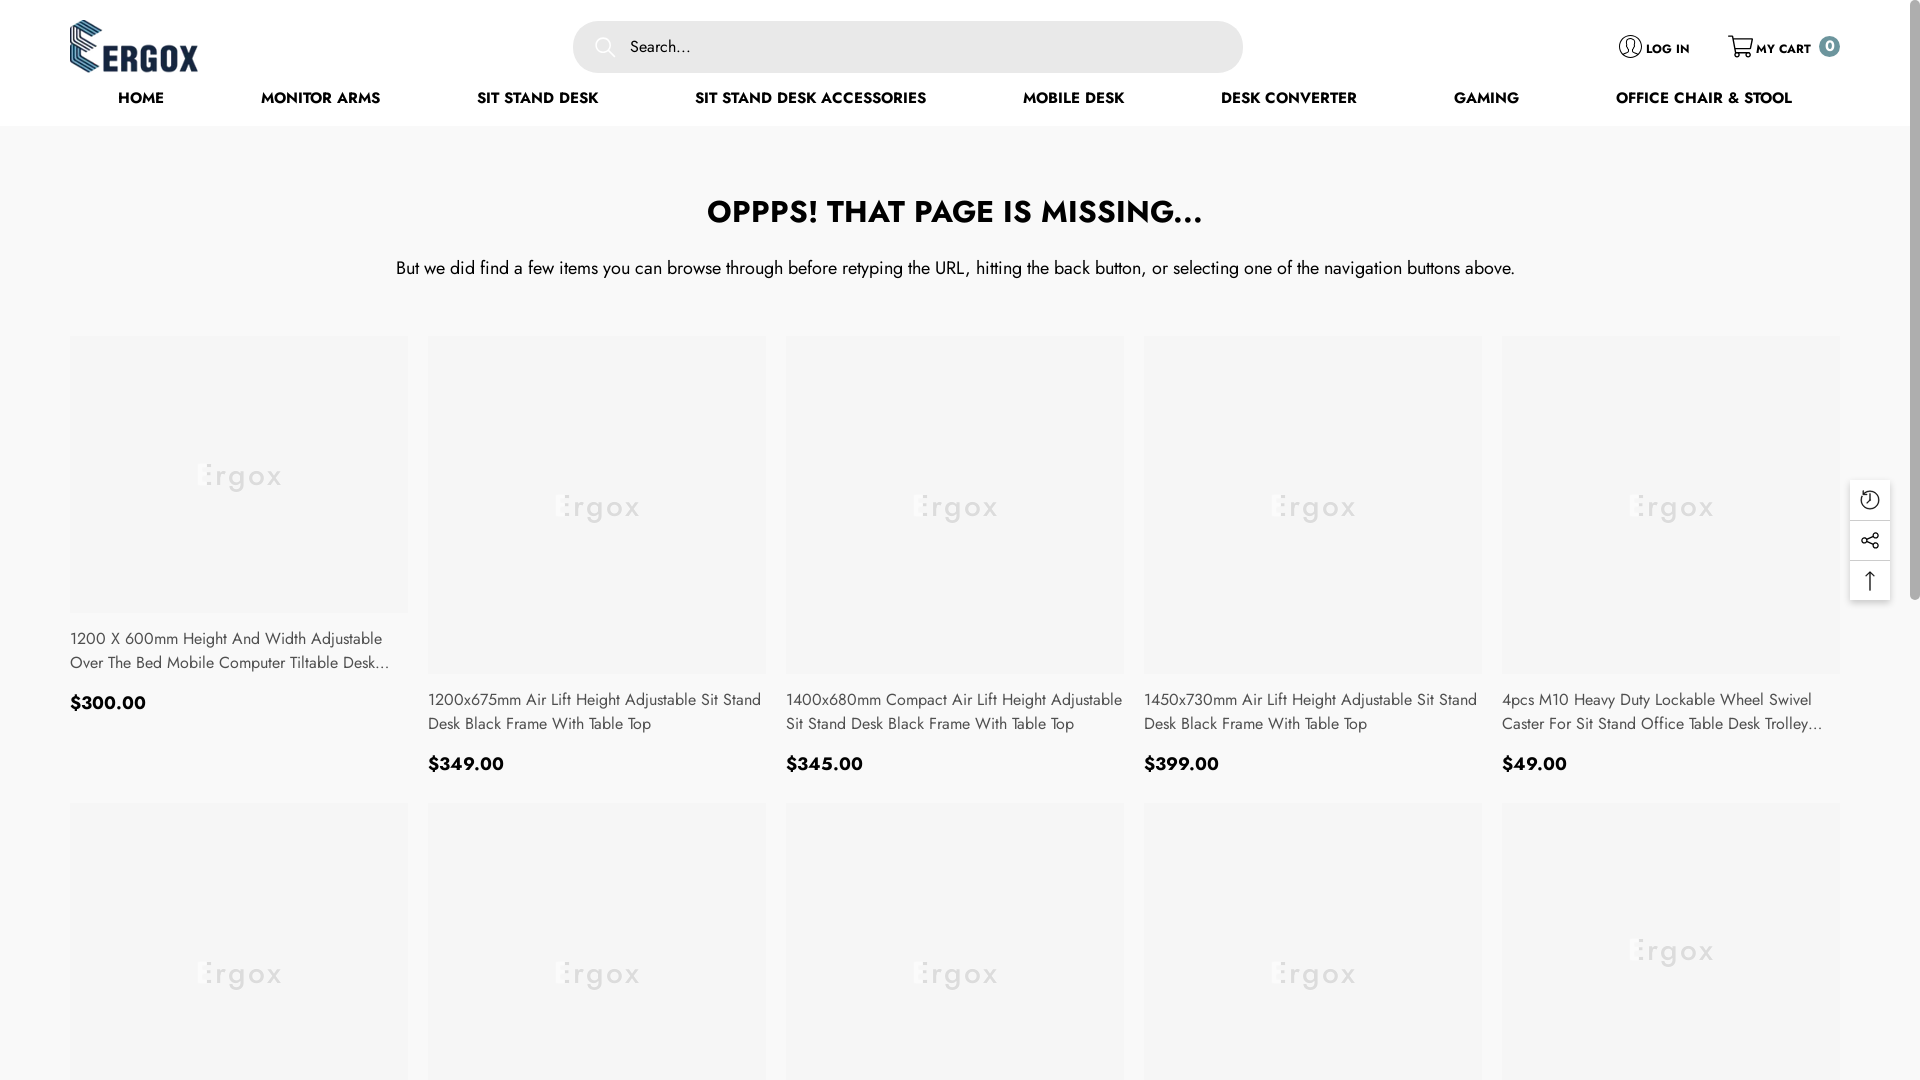 Image resolution: width=1920 pixels, height=1080 pixels. I want to click on 'MY CART, so click(1784, 45).